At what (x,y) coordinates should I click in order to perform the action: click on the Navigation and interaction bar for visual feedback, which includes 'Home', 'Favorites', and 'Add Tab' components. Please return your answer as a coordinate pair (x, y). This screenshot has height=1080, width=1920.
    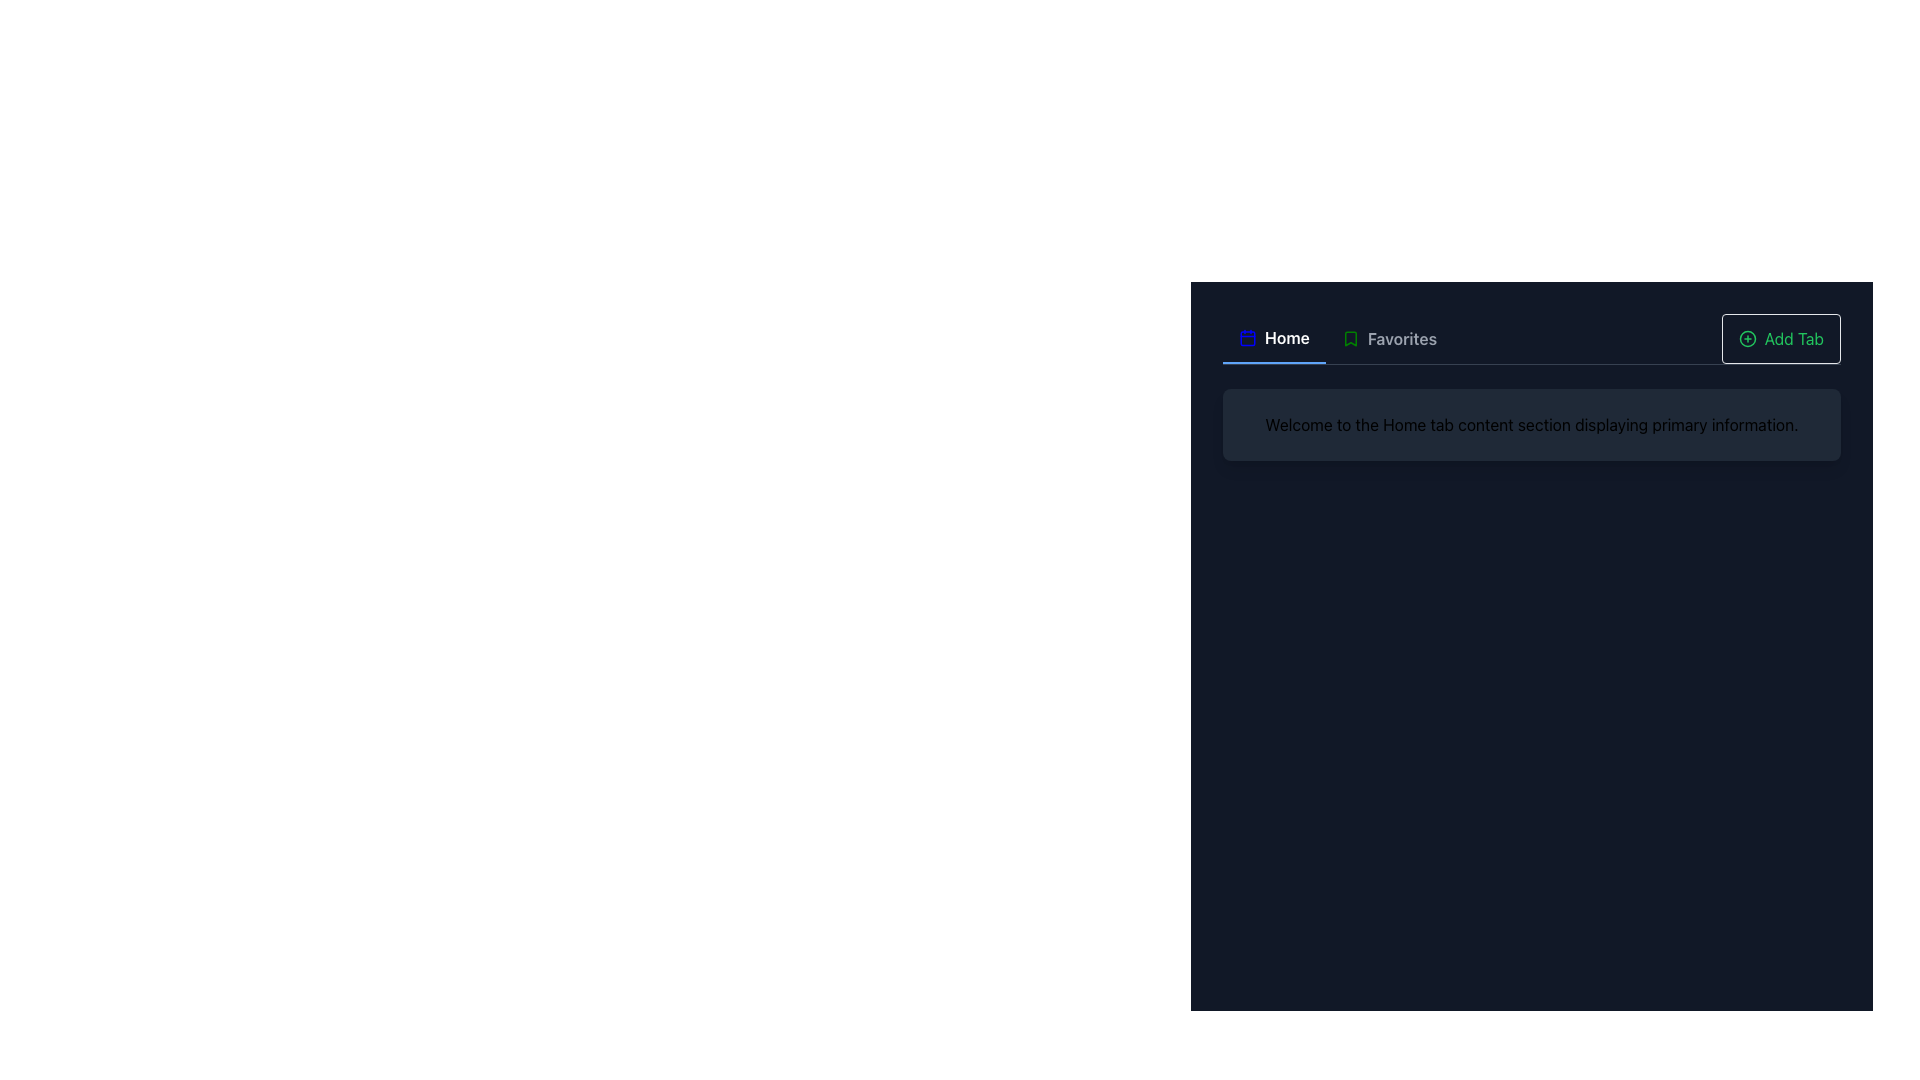
    Looking at the image, I should click on (1530, 338).